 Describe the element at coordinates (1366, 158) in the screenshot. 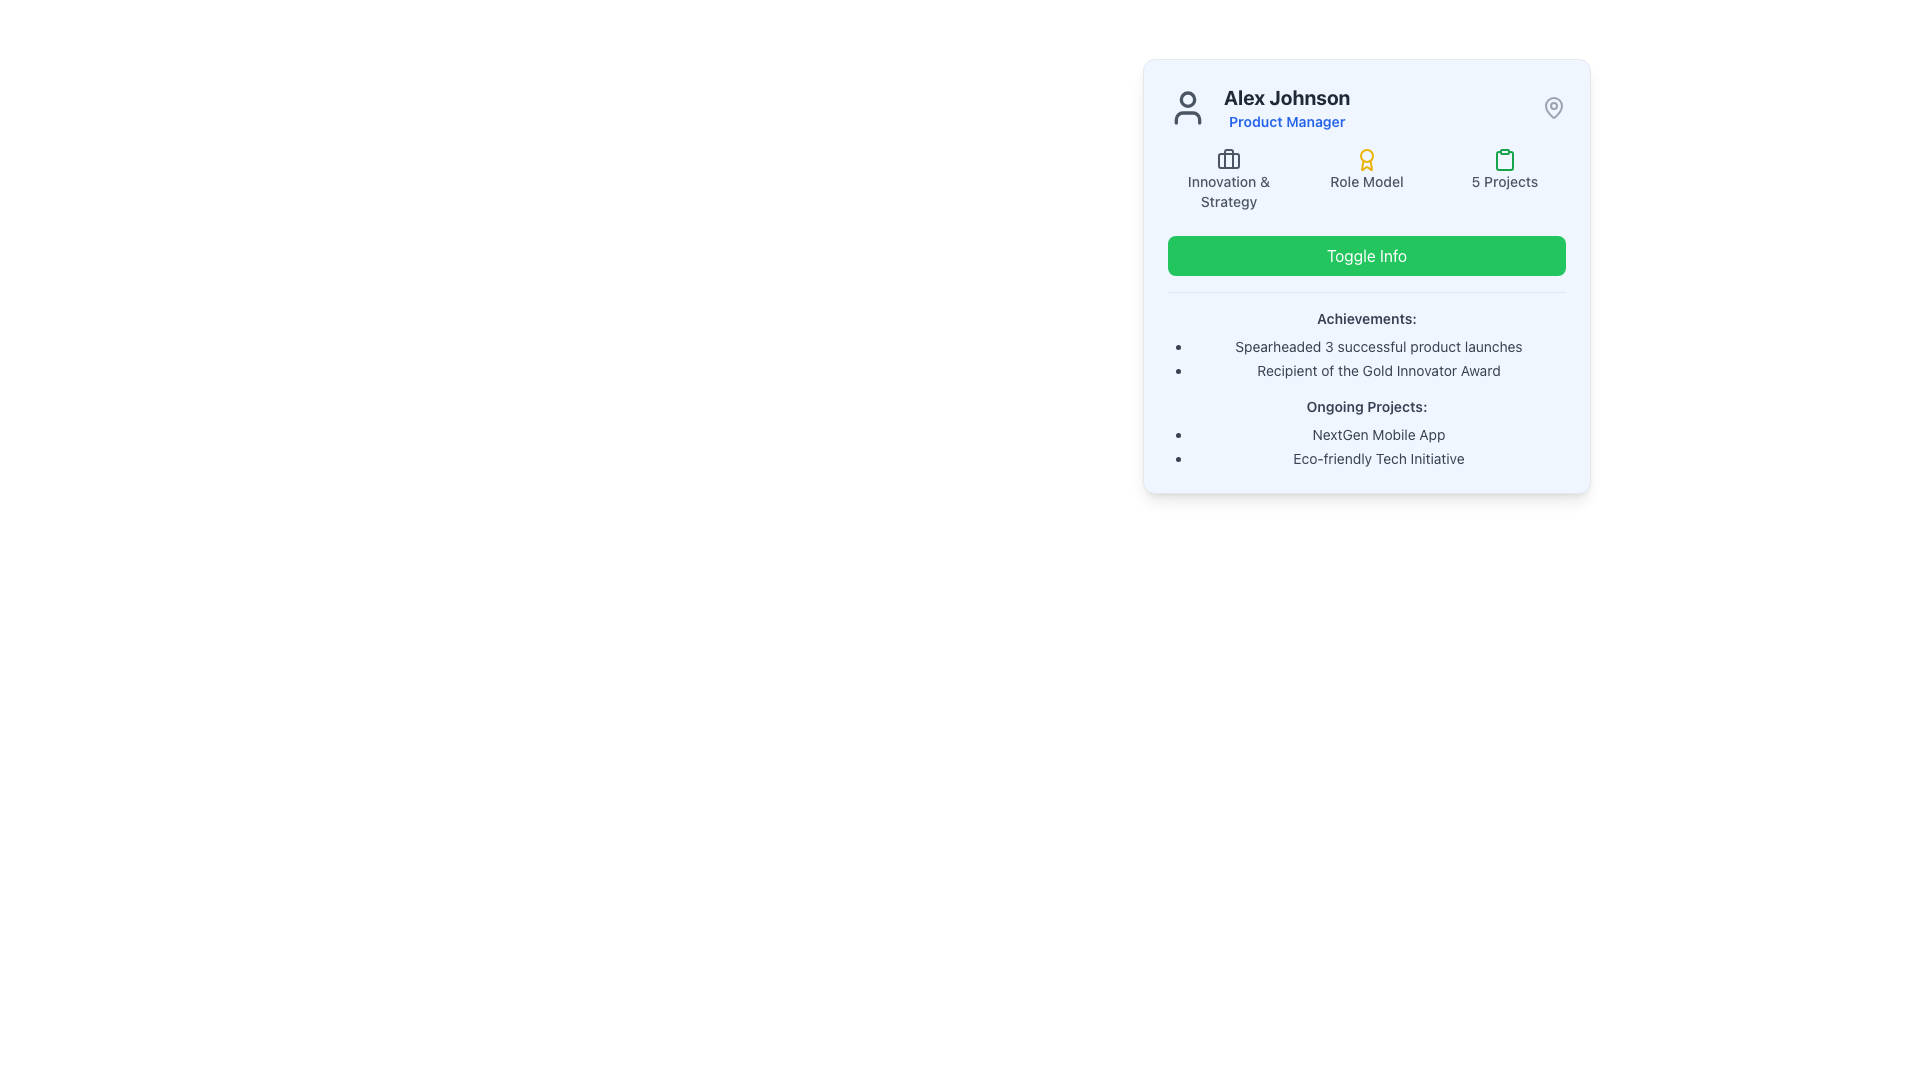

I see `the decorative icon representing the 'Role Model' section, which is centrally positioned above the associated text` at that location.